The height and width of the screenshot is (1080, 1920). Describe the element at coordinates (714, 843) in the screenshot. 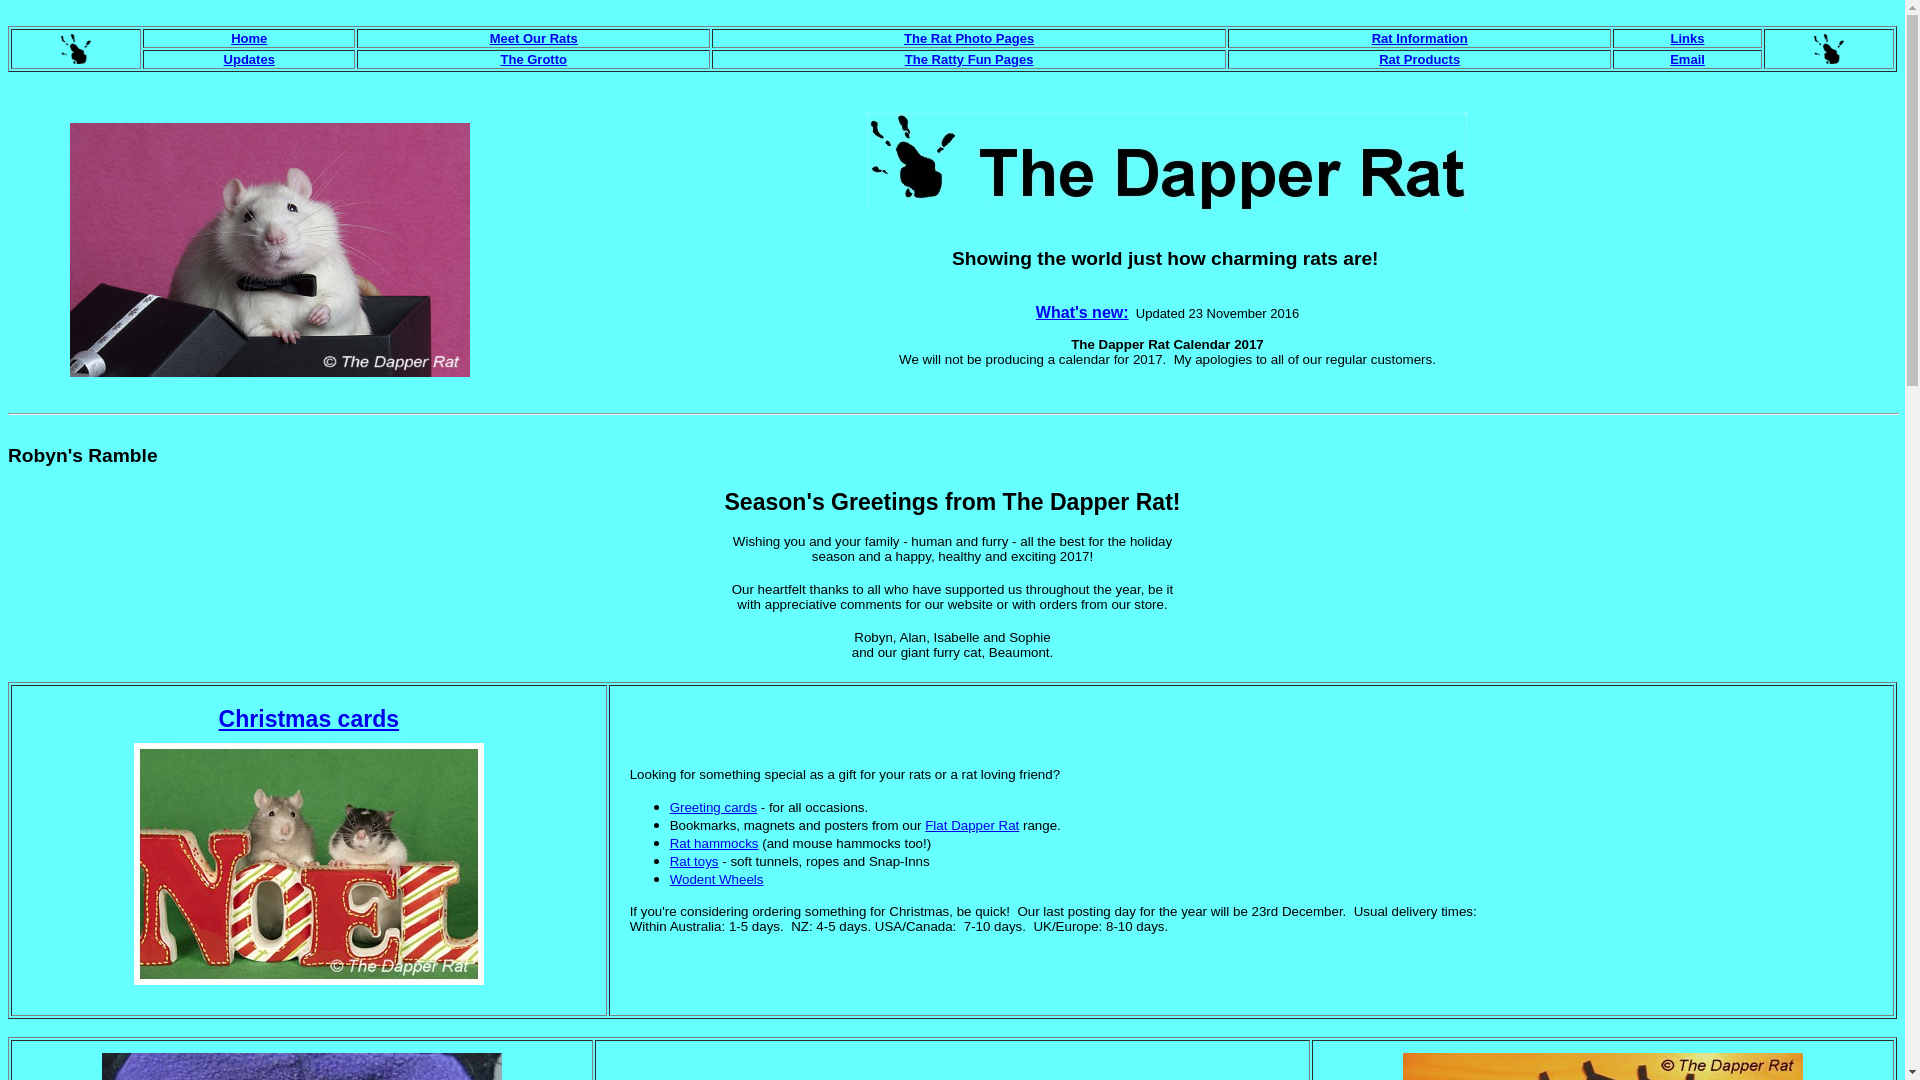

I see `'Rat hammocks'` at that location.